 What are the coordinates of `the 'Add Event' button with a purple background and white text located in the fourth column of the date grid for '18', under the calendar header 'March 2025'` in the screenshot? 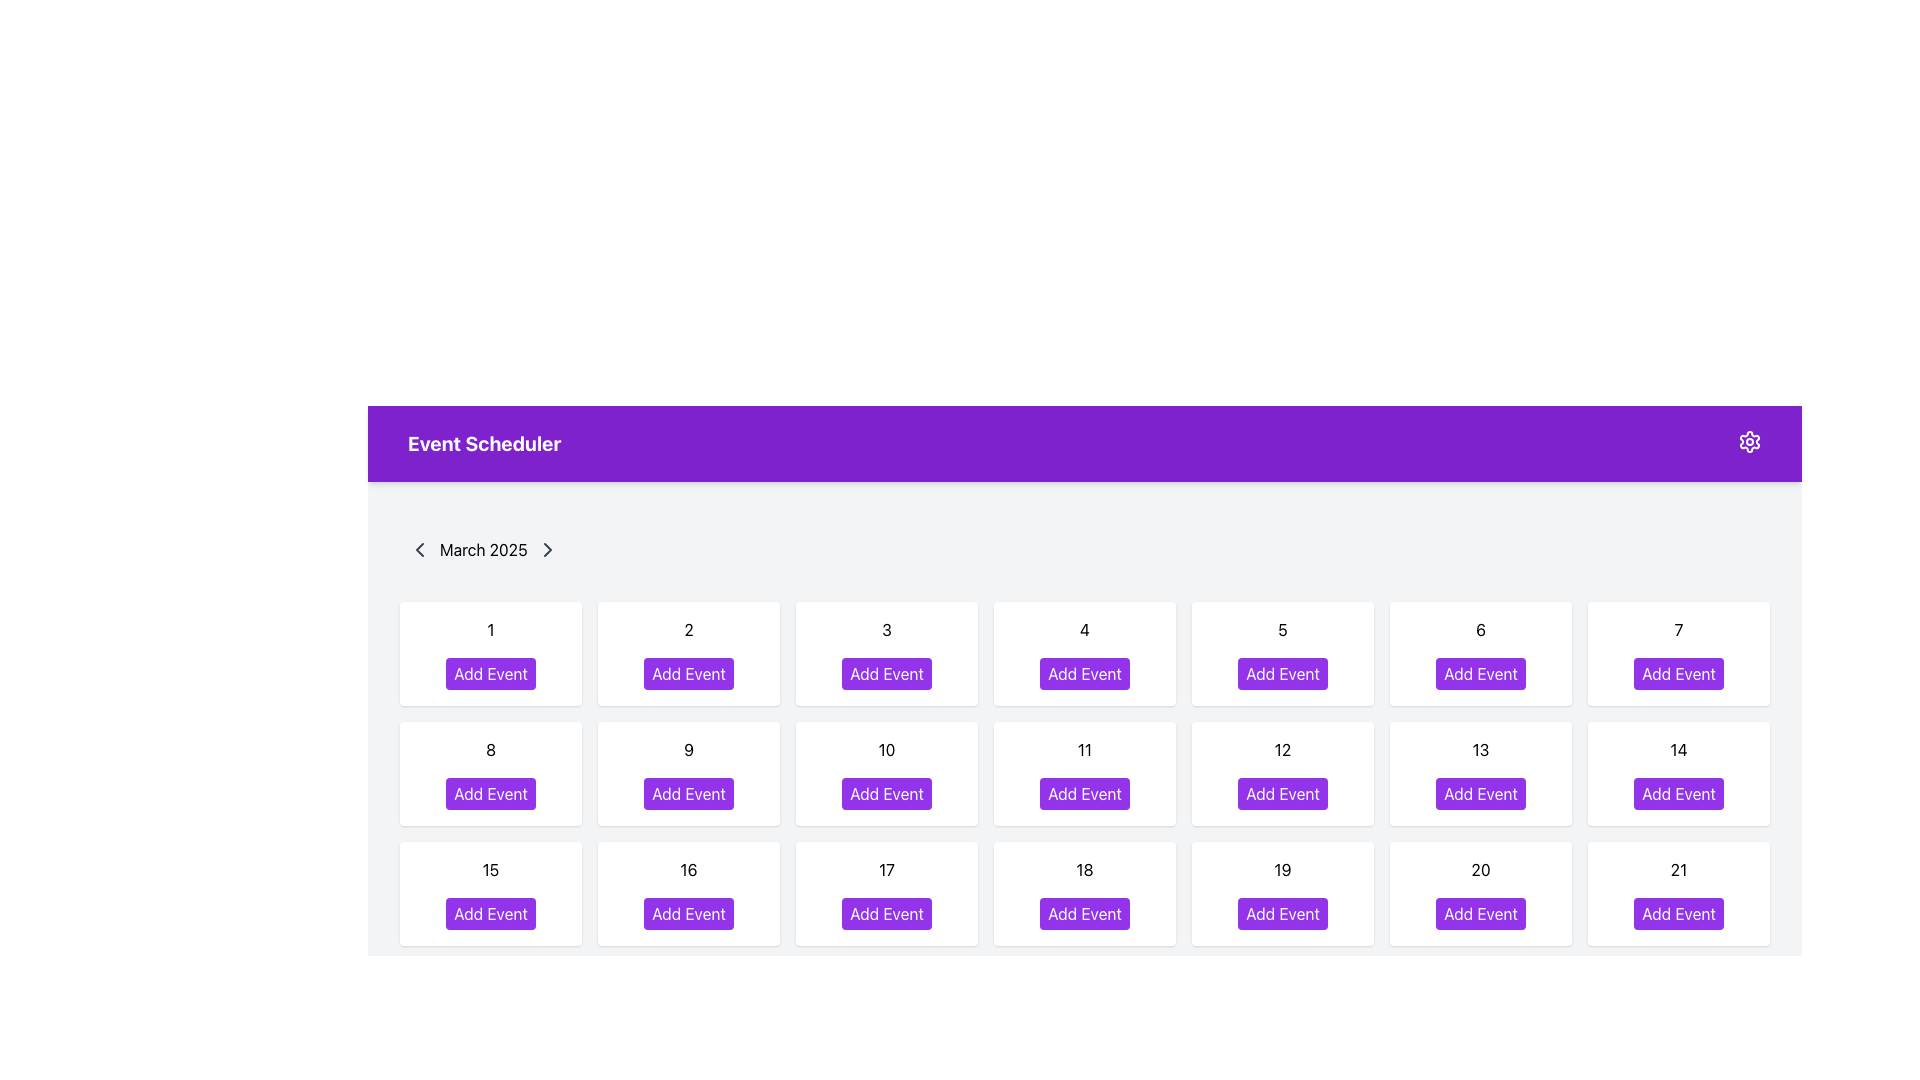 It's located at (1083, 914).